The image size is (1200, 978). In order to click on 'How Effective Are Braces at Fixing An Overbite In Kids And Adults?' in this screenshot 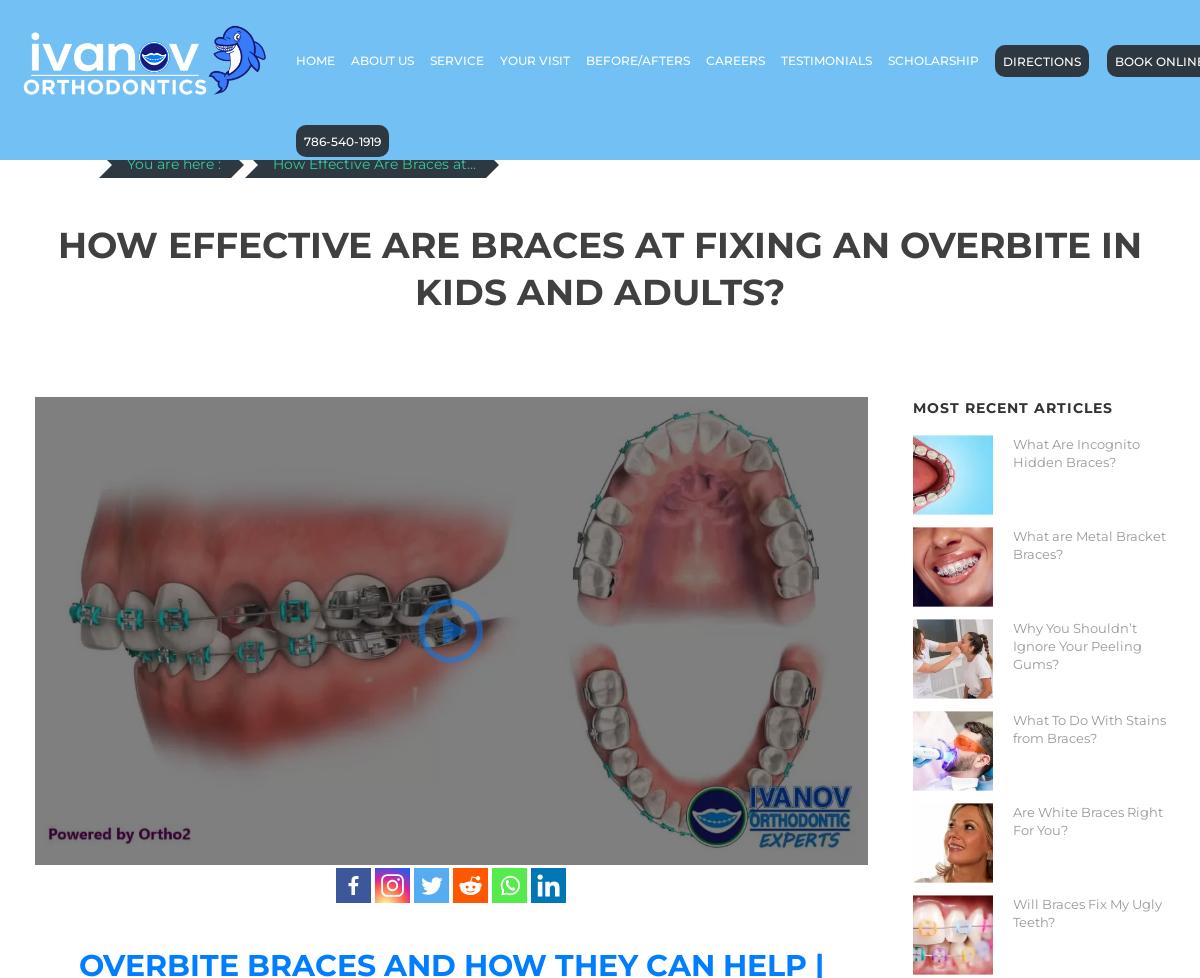, I will do `click(600, 266)`.